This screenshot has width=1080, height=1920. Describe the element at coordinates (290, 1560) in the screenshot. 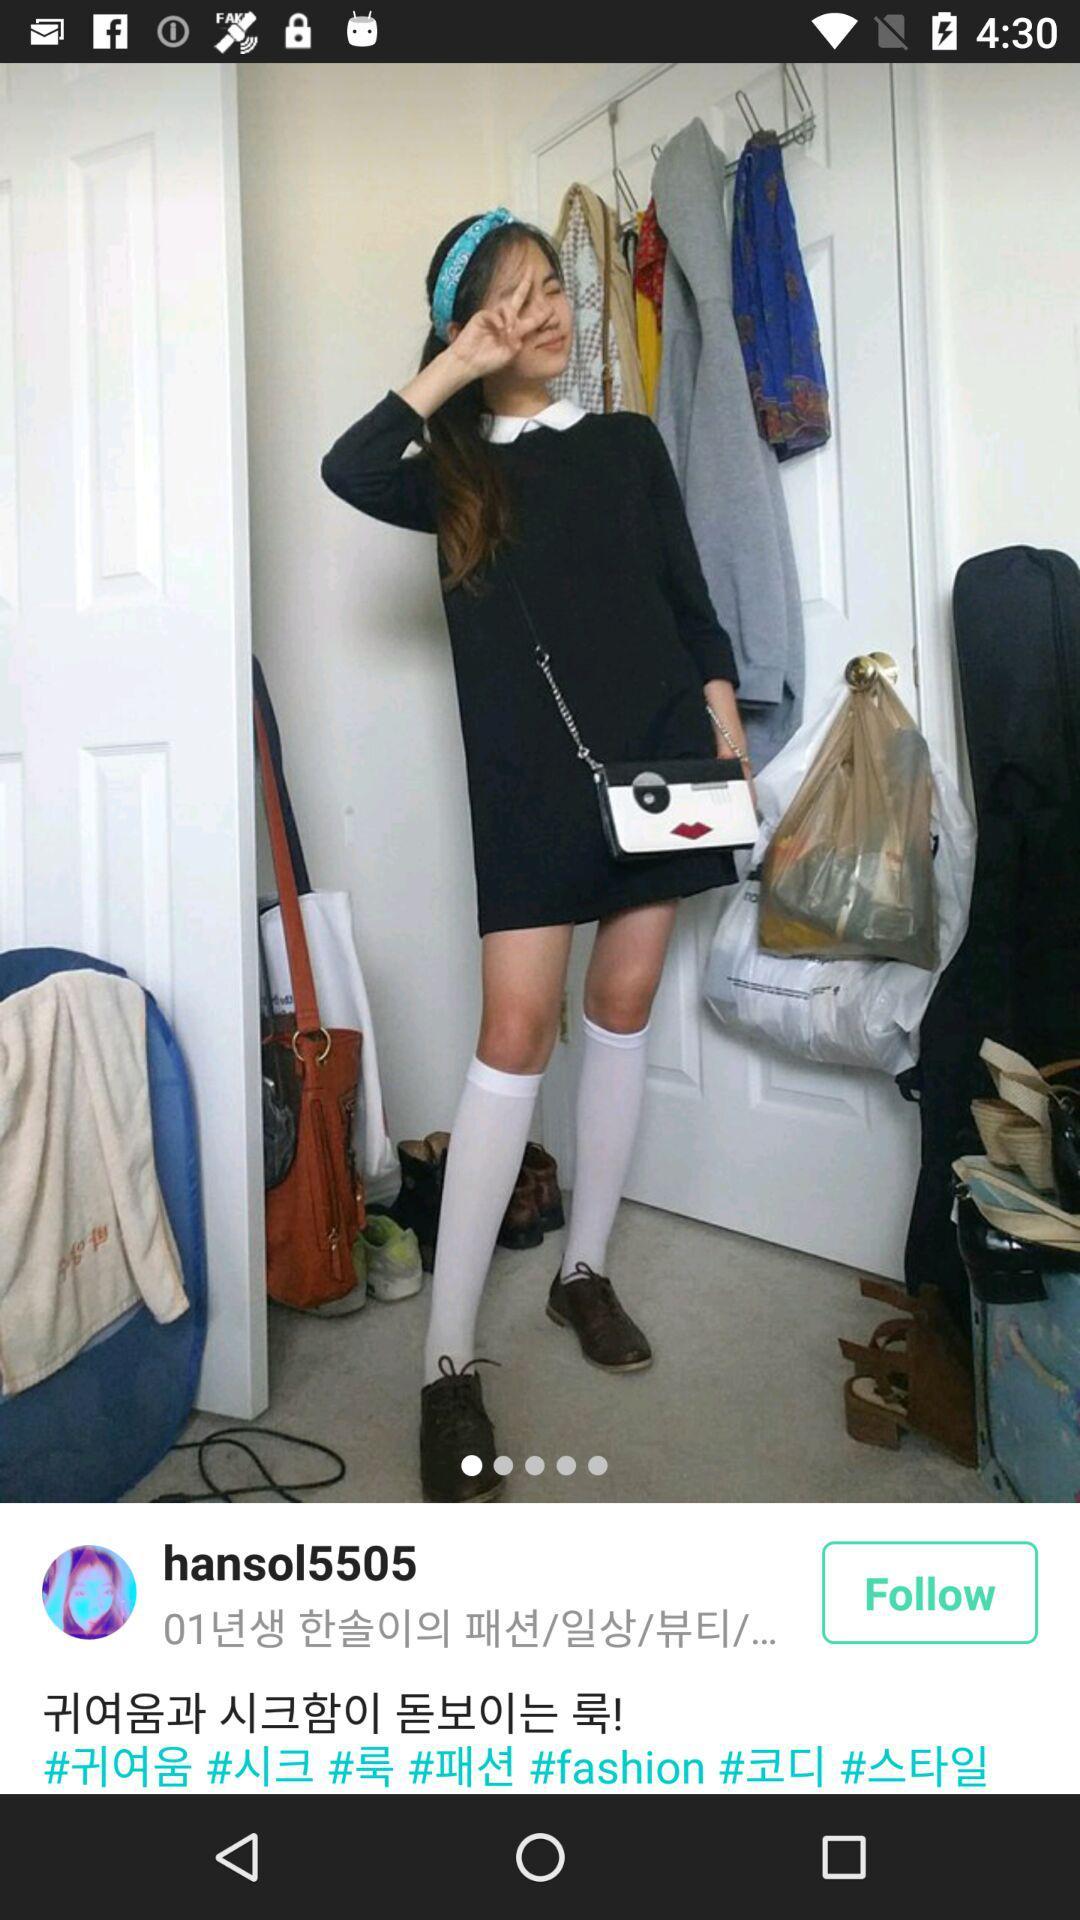

I see `hansol5505` at that location.